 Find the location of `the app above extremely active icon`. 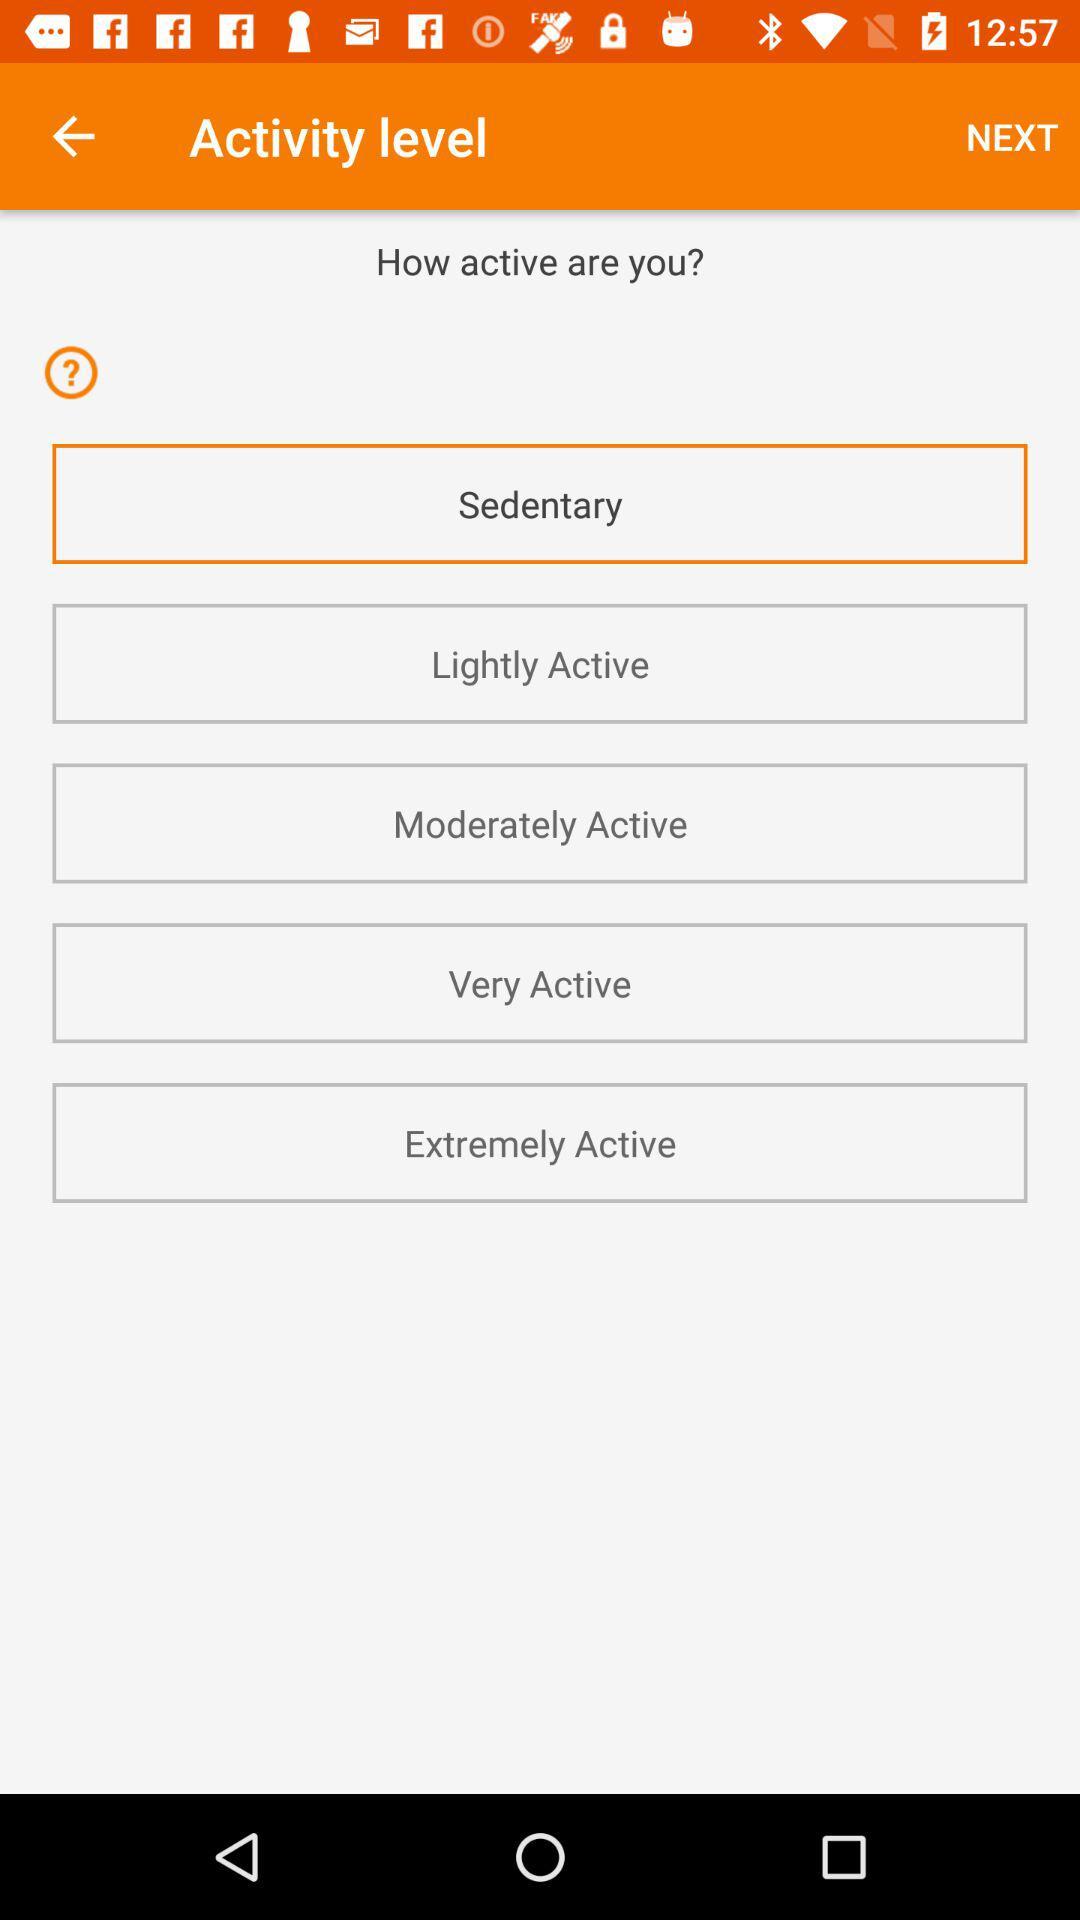

the app above extremely active icon is located at coordinates (540, 983).